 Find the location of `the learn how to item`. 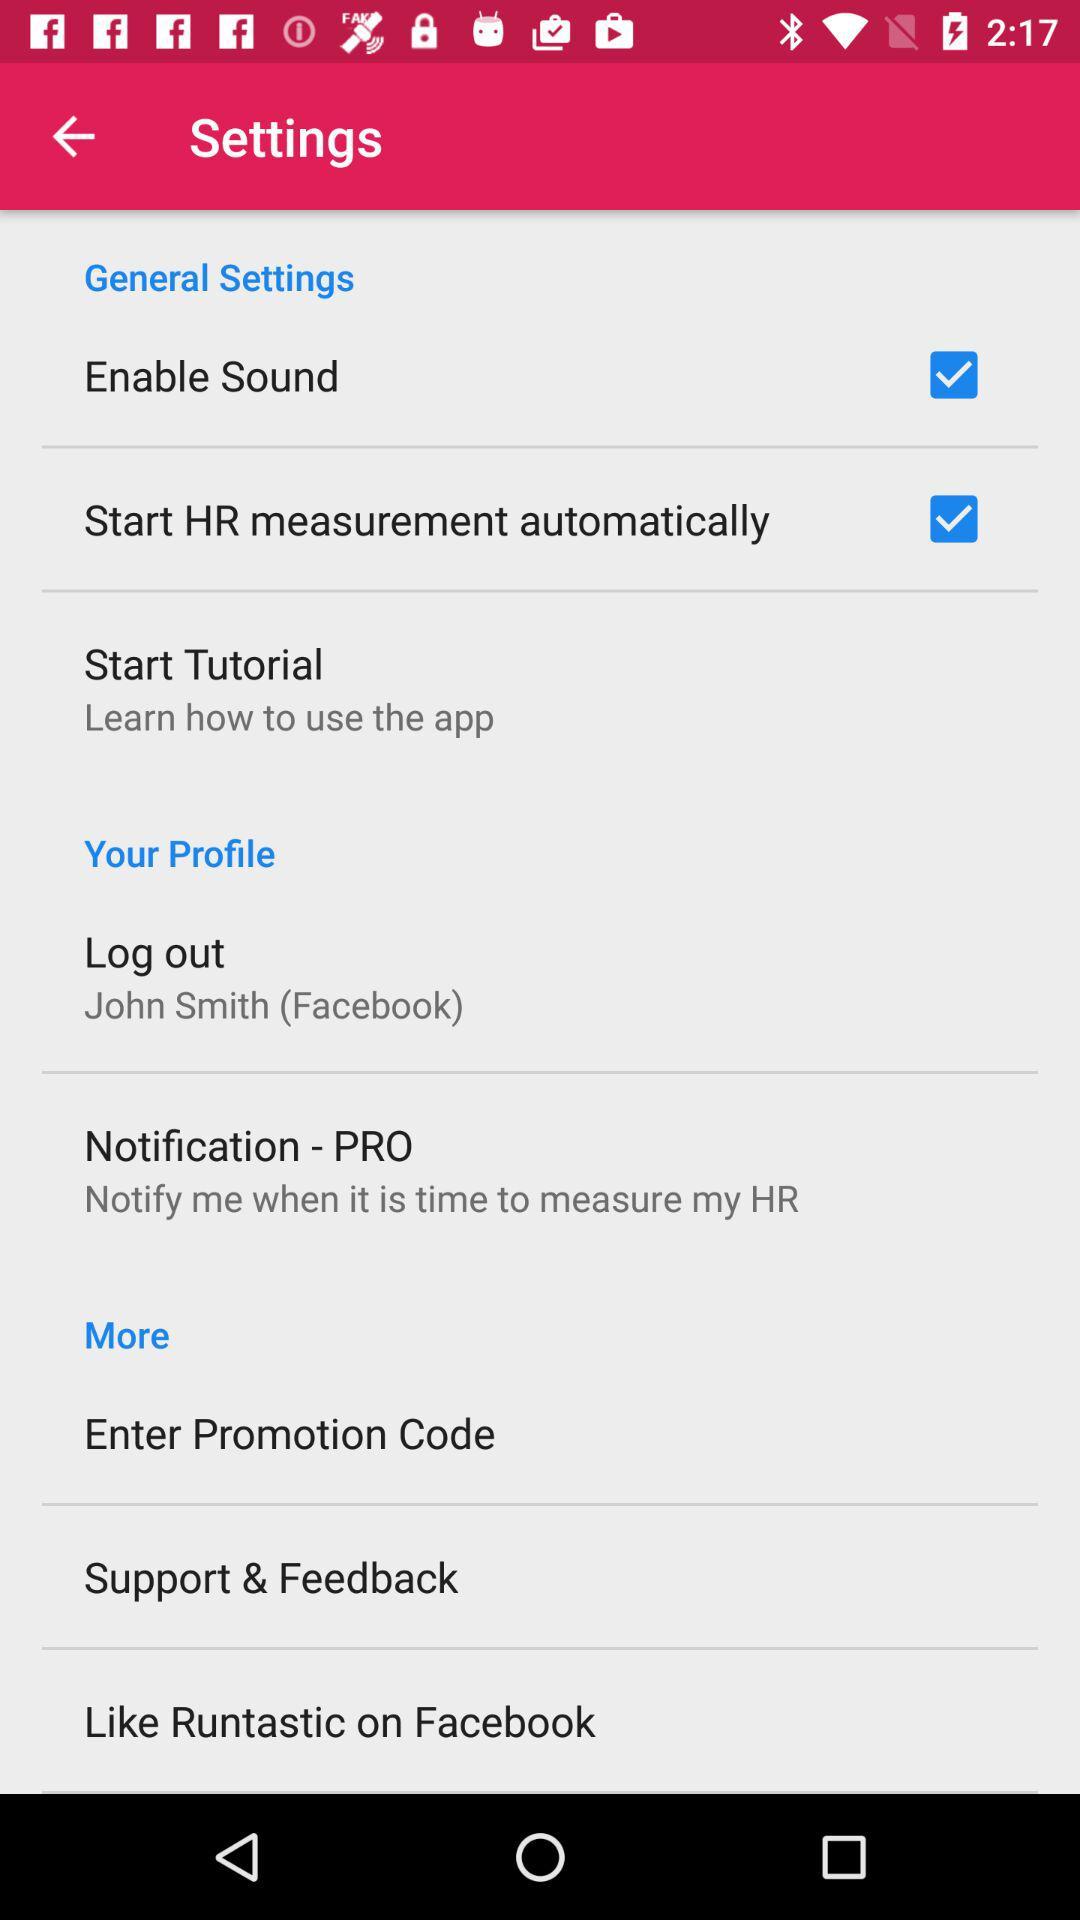

the learn how to item is located at coordinates (289, 716).